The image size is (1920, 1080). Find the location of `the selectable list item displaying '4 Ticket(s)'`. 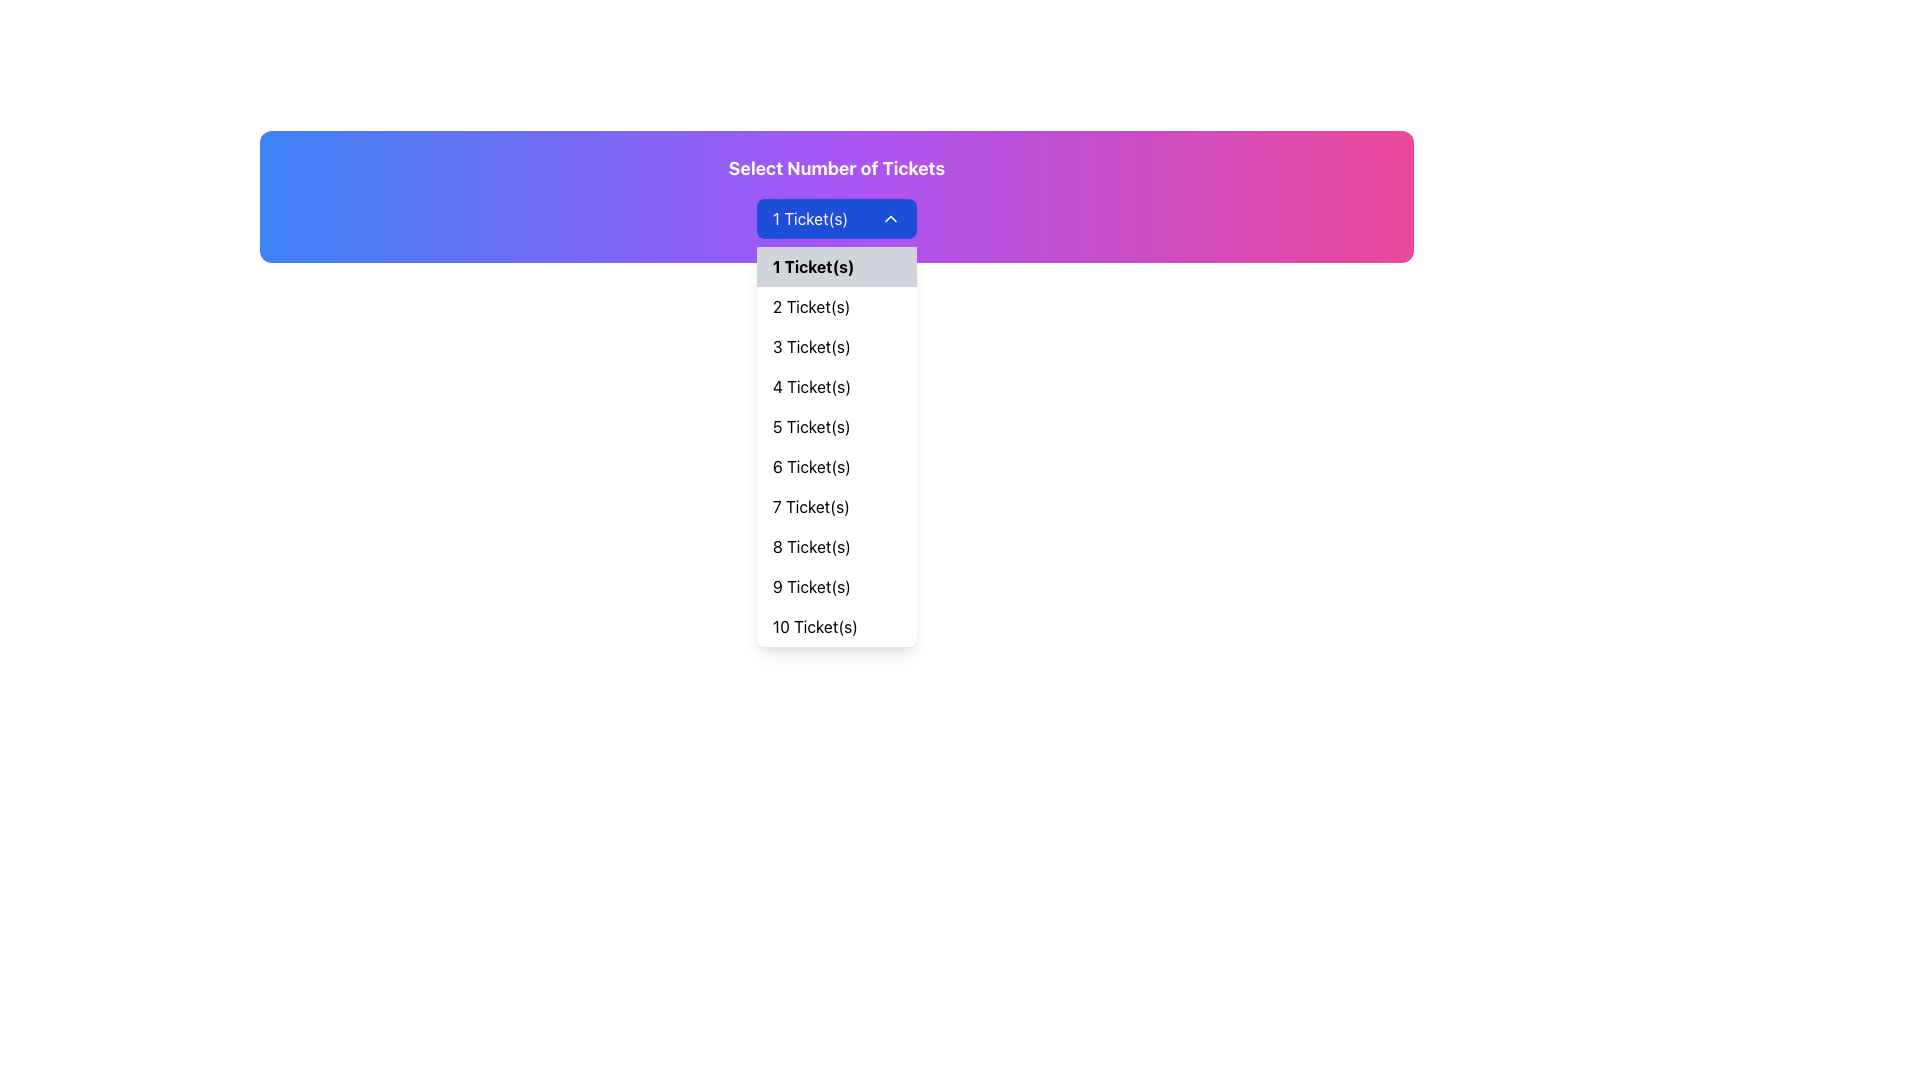

the selectable list item displaying '4 Ticket(s)' is located at coordinates (836, 386).